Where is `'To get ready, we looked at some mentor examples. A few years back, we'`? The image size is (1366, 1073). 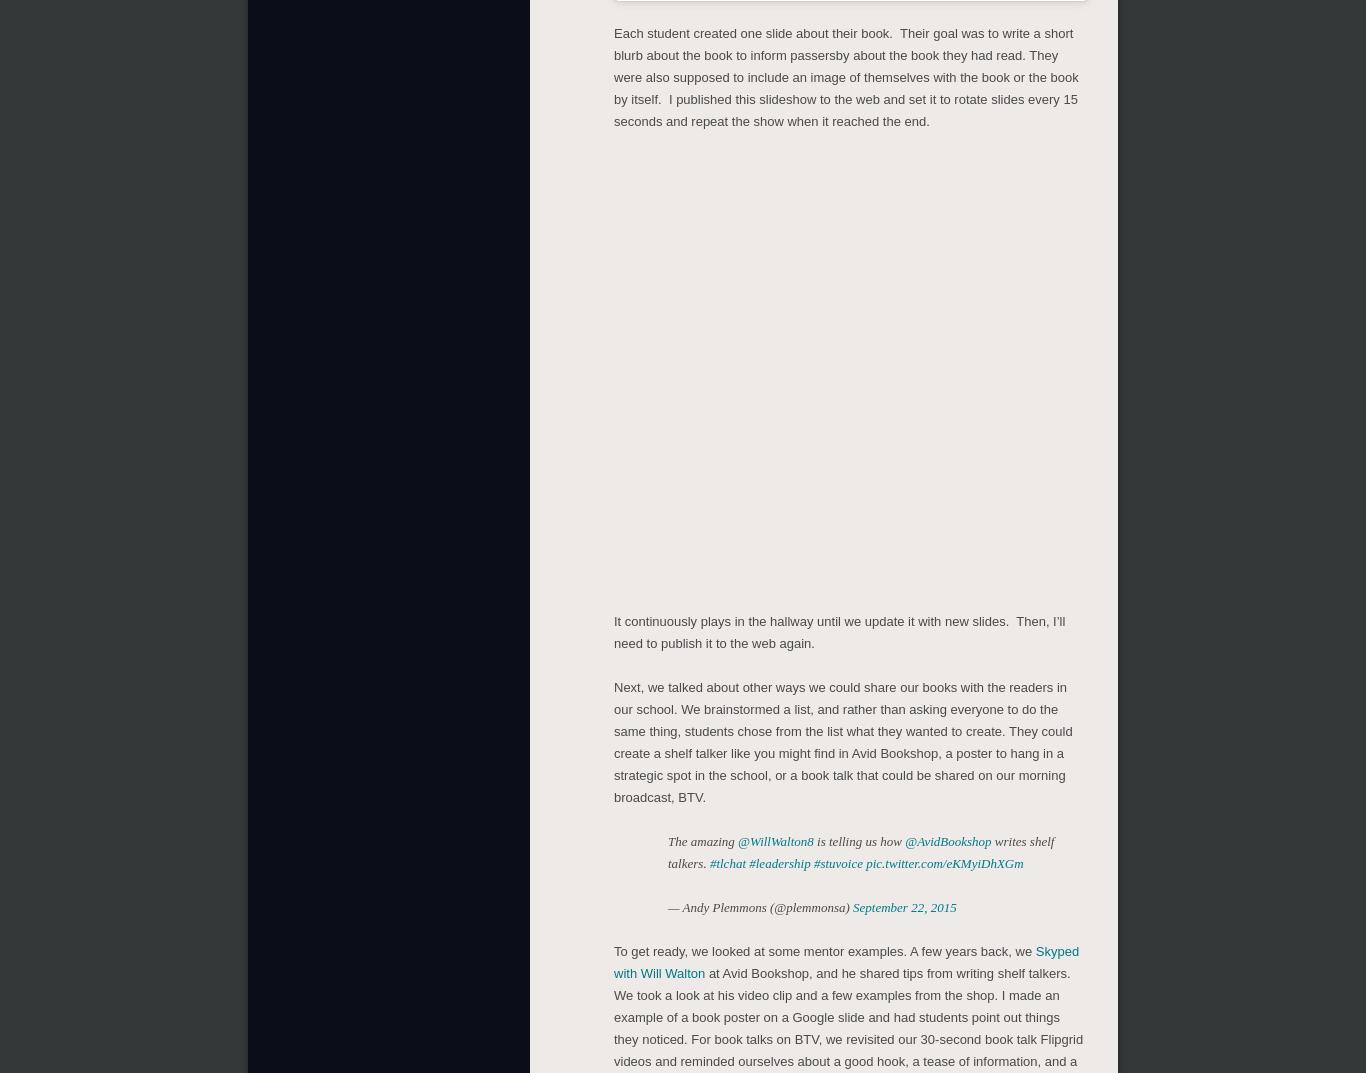
'To get ready, we looked at some mentor examples. A few years back, we' is located at coordinates (823, 951).